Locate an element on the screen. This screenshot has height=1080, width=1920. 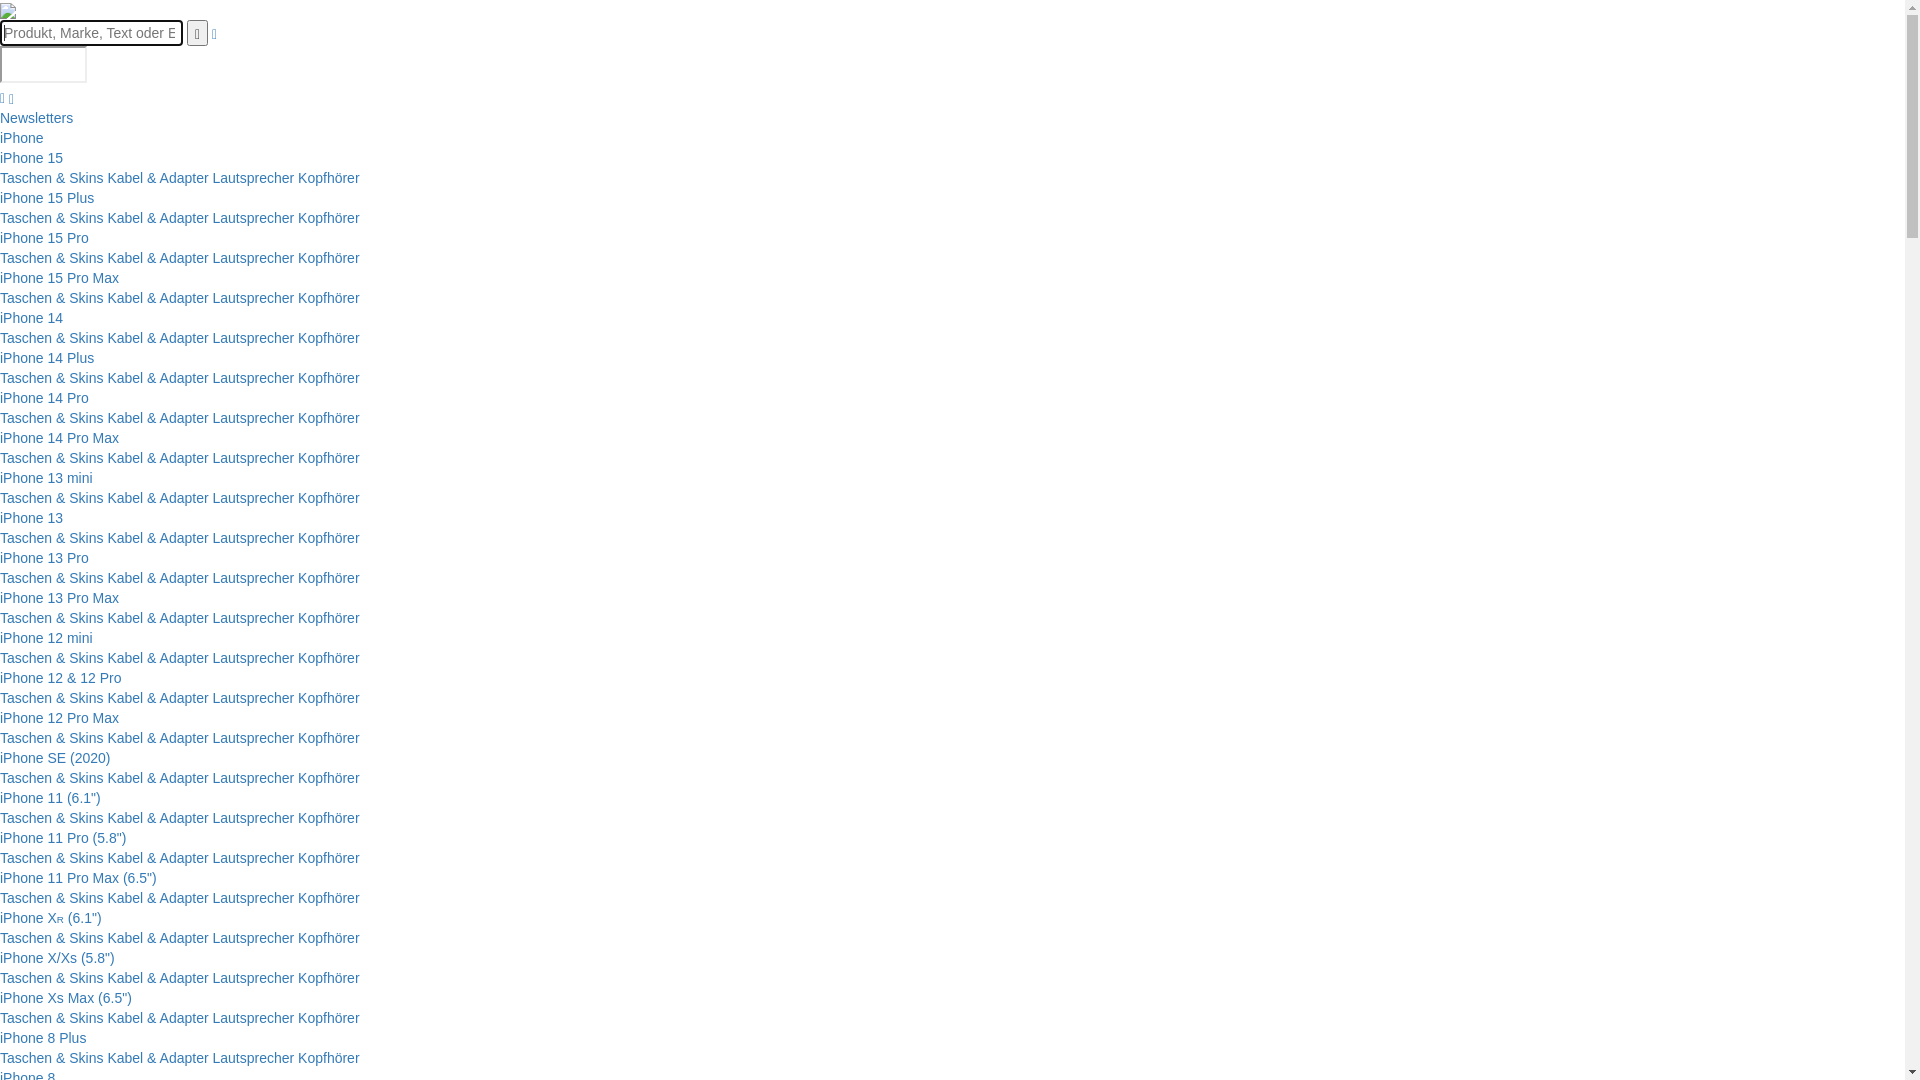
'Zur Startseite' is located at coordinates (8, 10).